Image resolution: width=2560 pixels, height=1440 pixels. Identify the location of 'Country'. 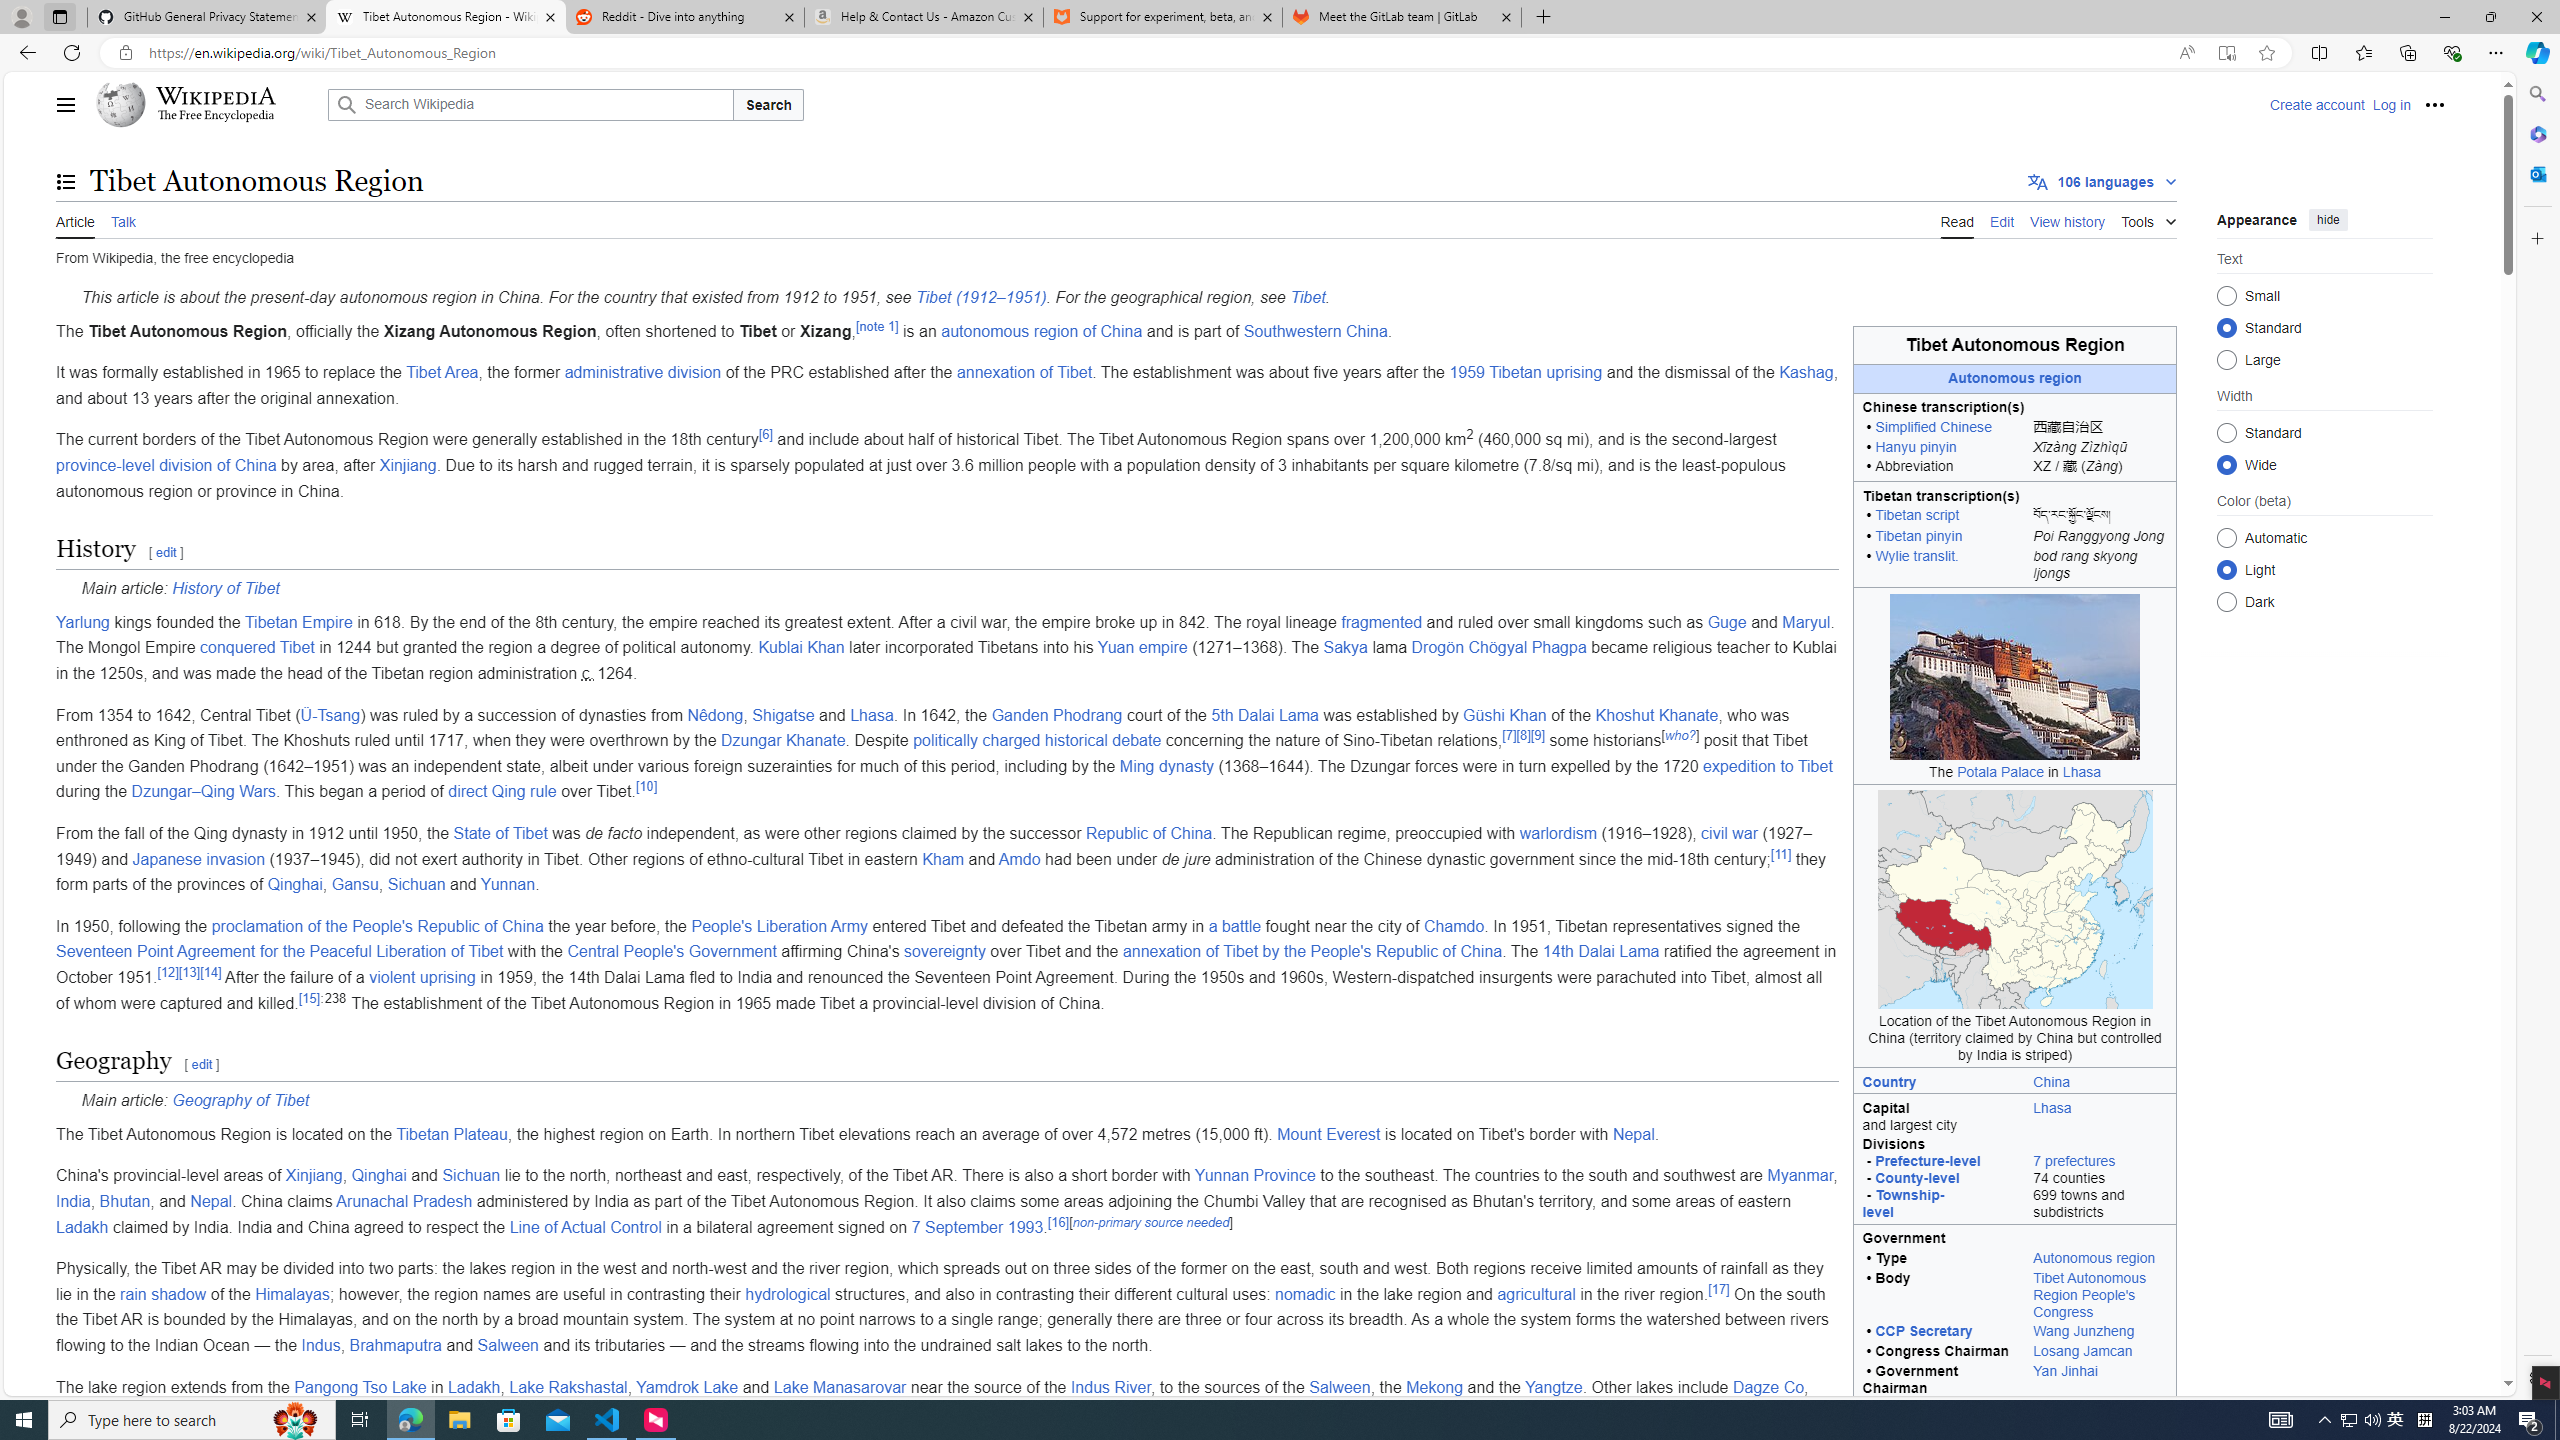
(1939, 1080).